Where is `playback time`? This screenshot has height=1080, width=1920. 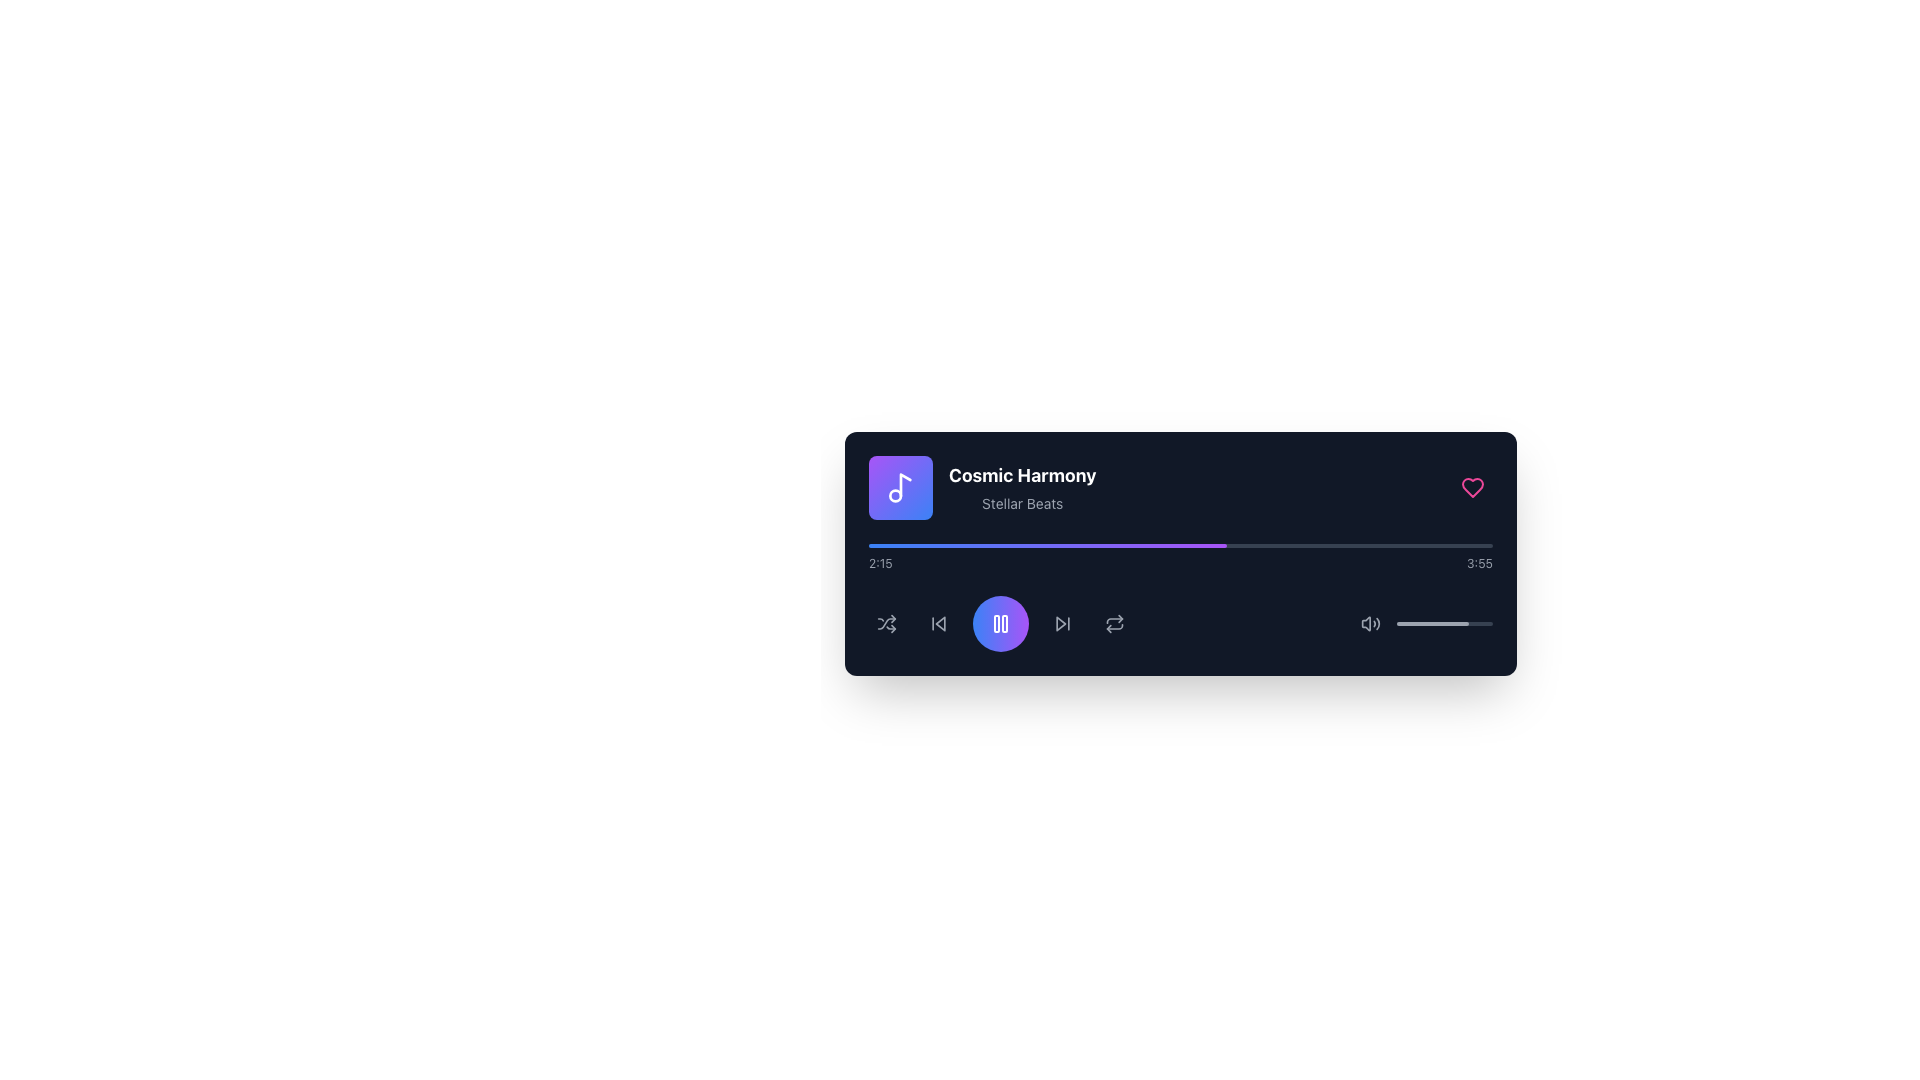 playback time is located at coordinates (1271, 546).